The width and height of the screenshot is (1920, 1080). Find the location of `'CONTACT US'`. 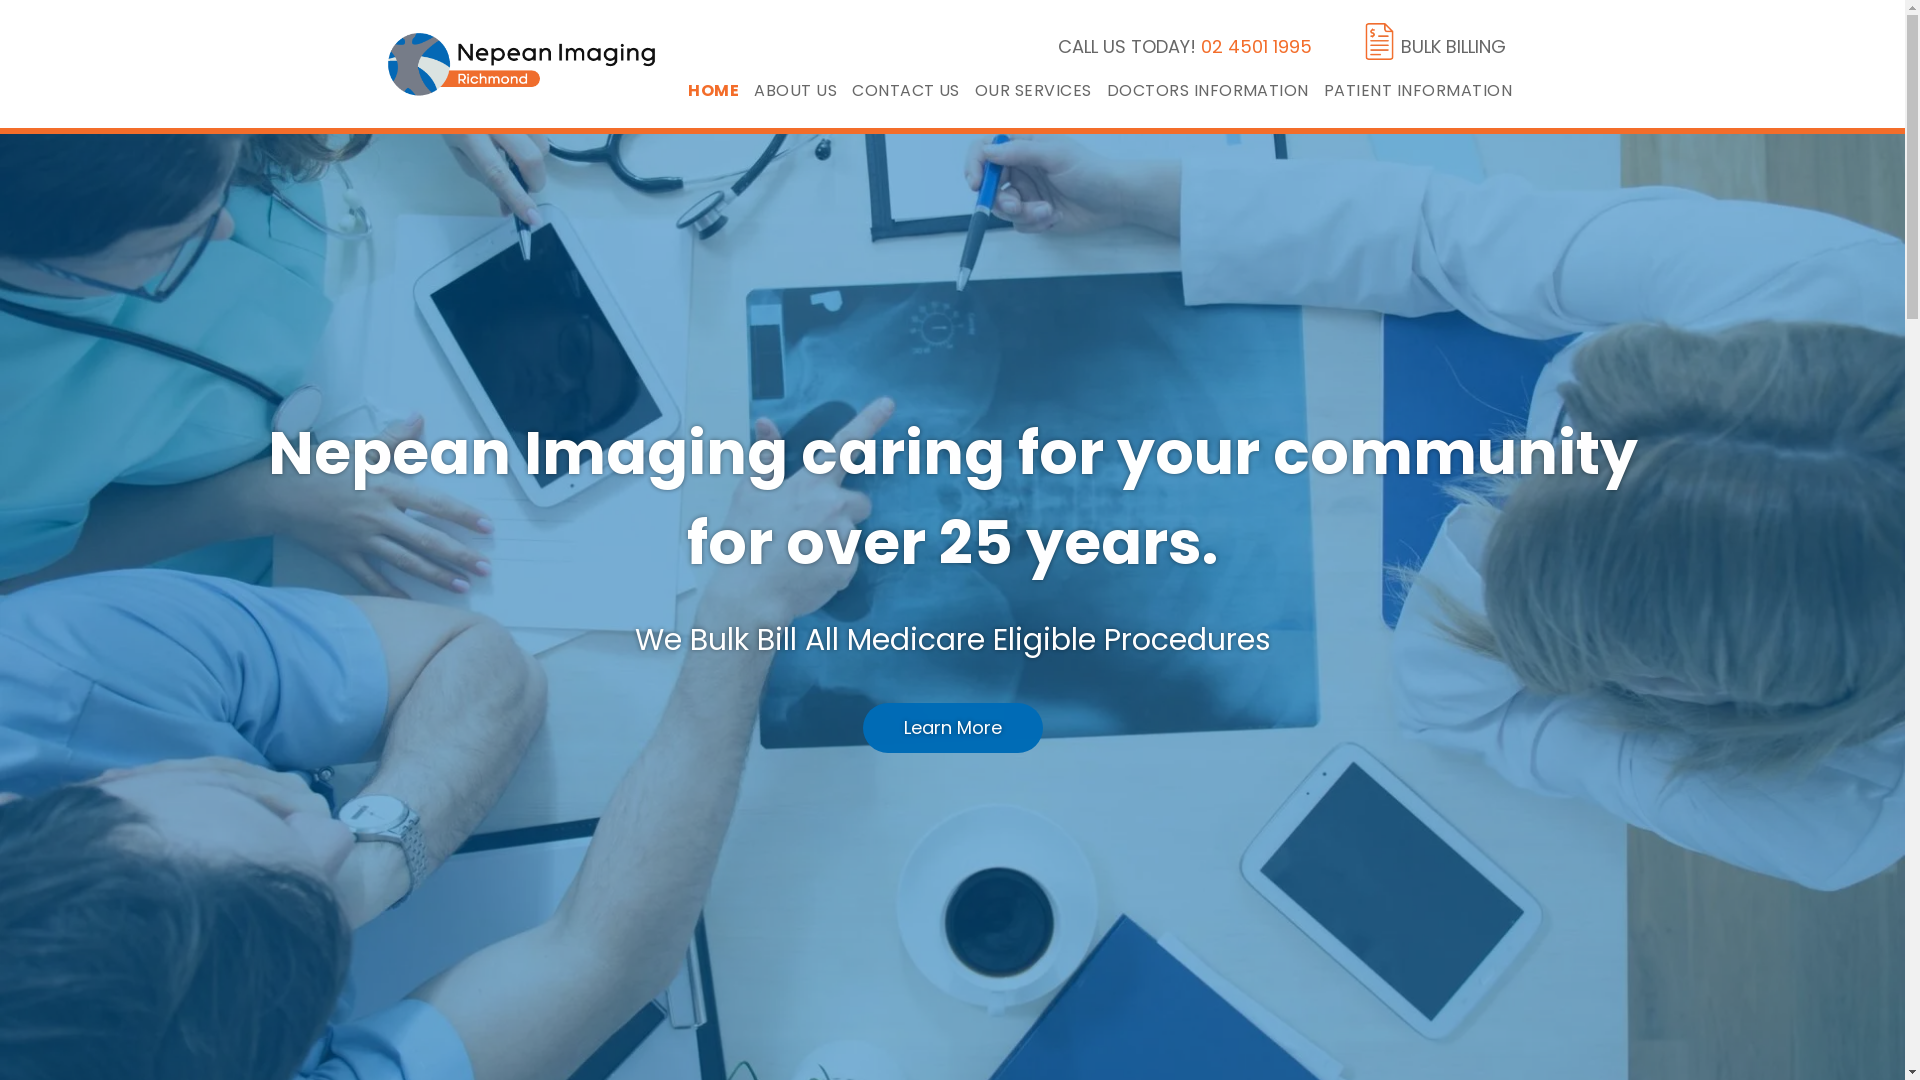

'CONTACT US' is located at coordinates (912, 90).